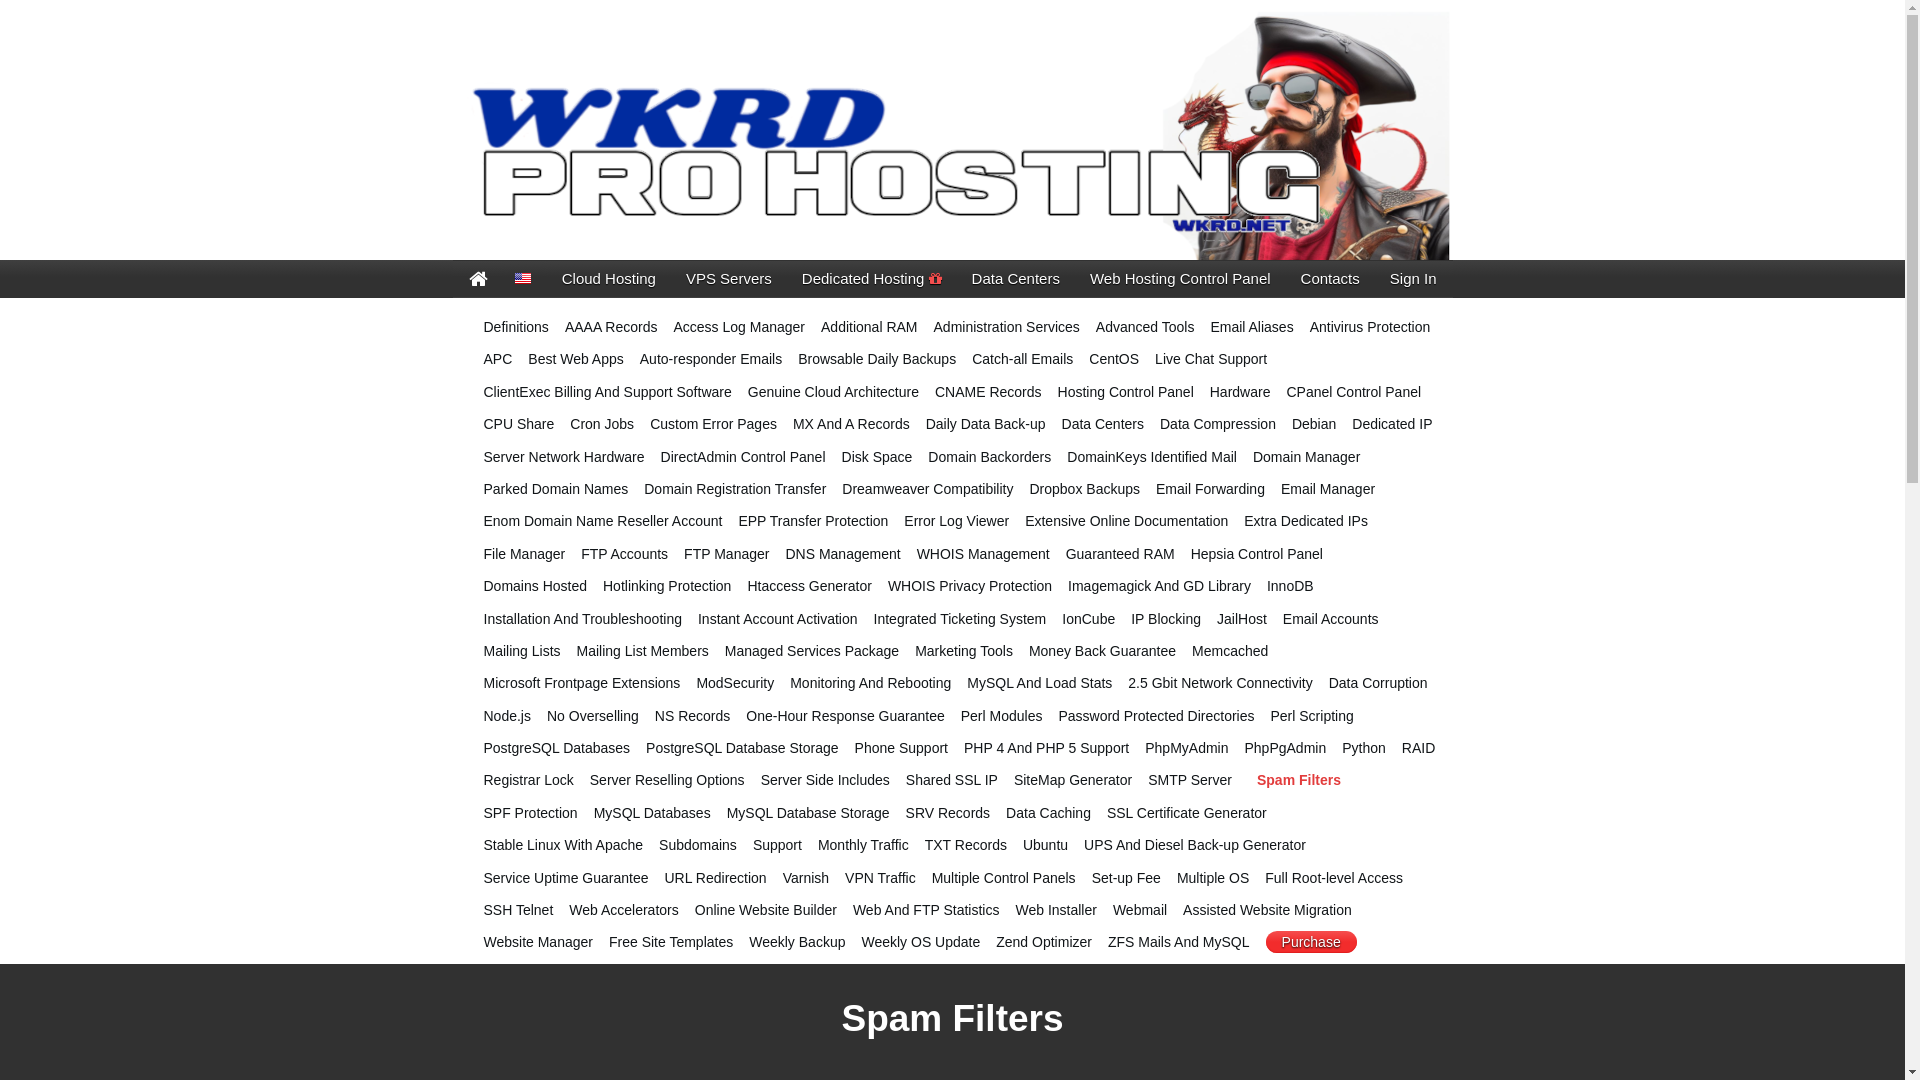 The width and height of the screenshot is (1920, 1080). Describe the element at coordinates (776, 844) in the screenshot. I see `'Support'` at that location.